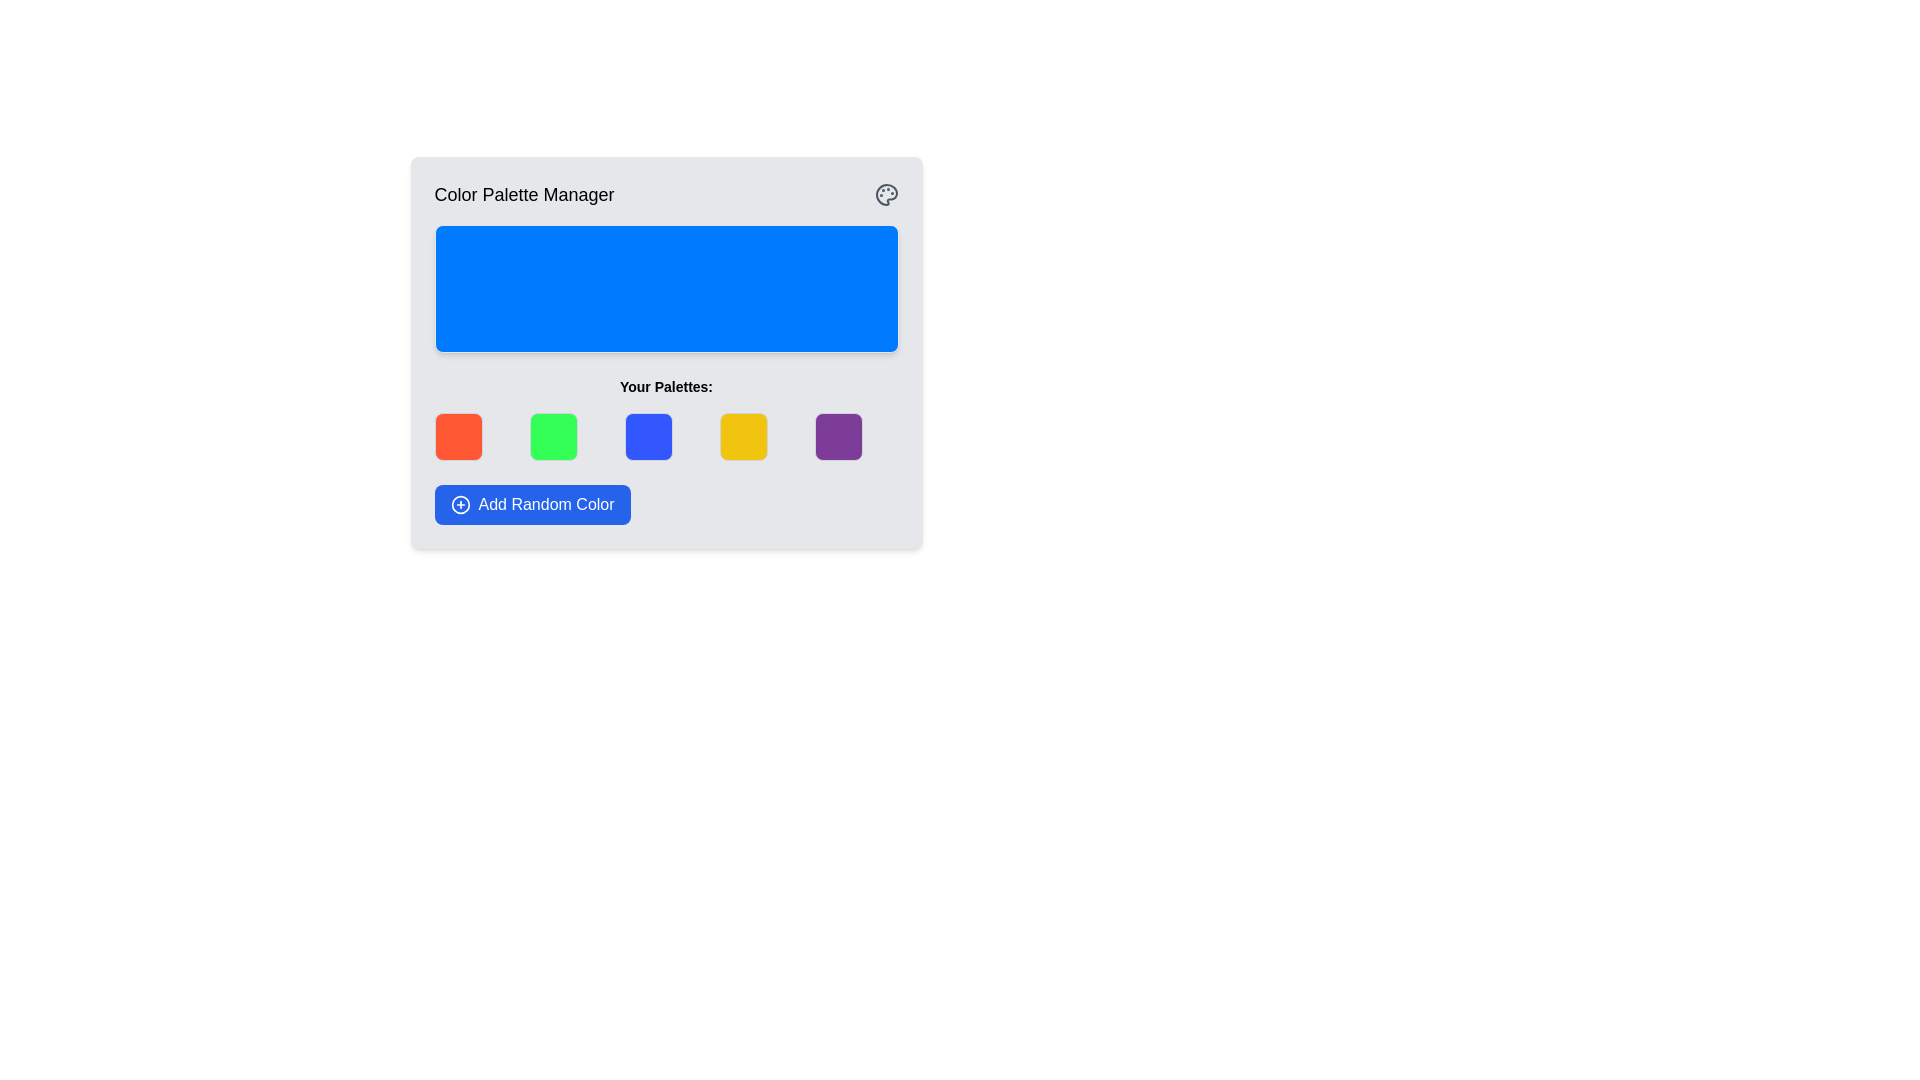  Describe the element at coordinates (666, 418) in the screenshot. I see `any of the color squares in the 'Color Palette Manager' section` at that location.